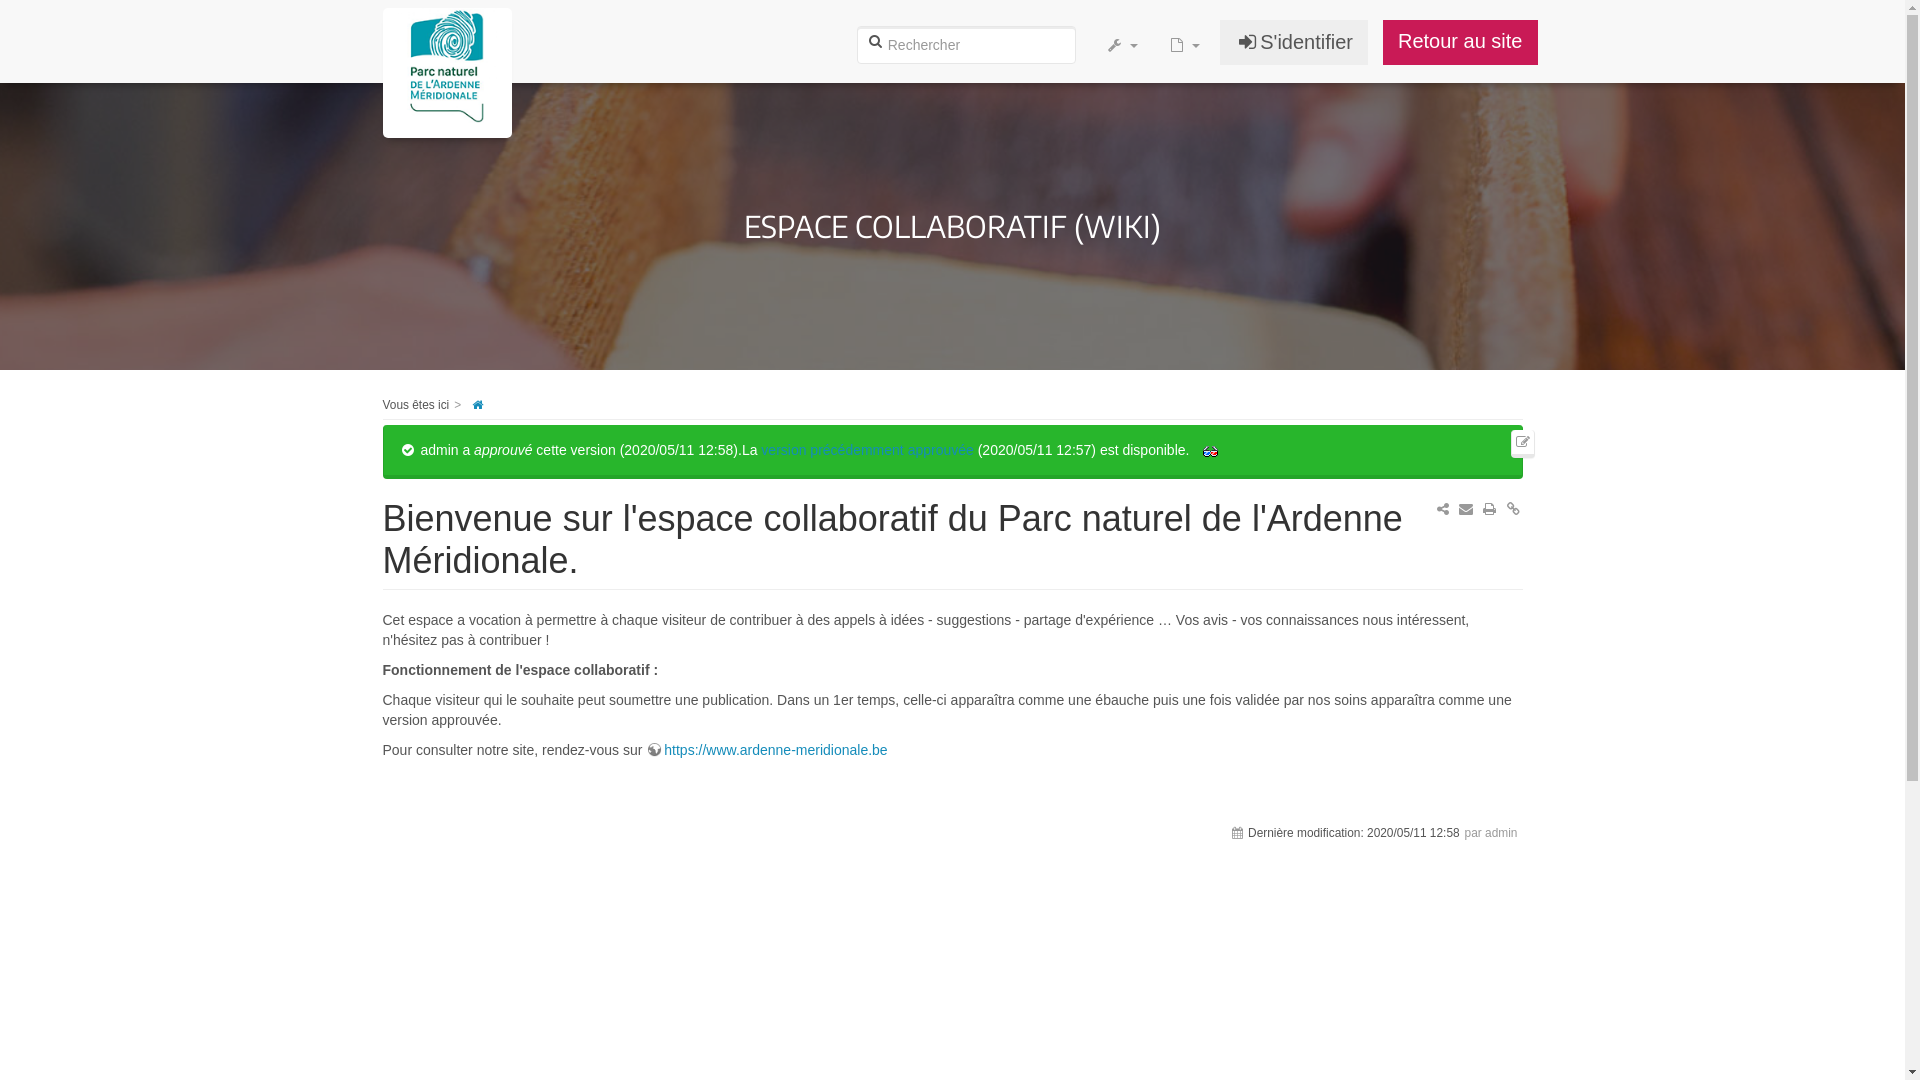  I want to click on '[H]', so click(368, 45).